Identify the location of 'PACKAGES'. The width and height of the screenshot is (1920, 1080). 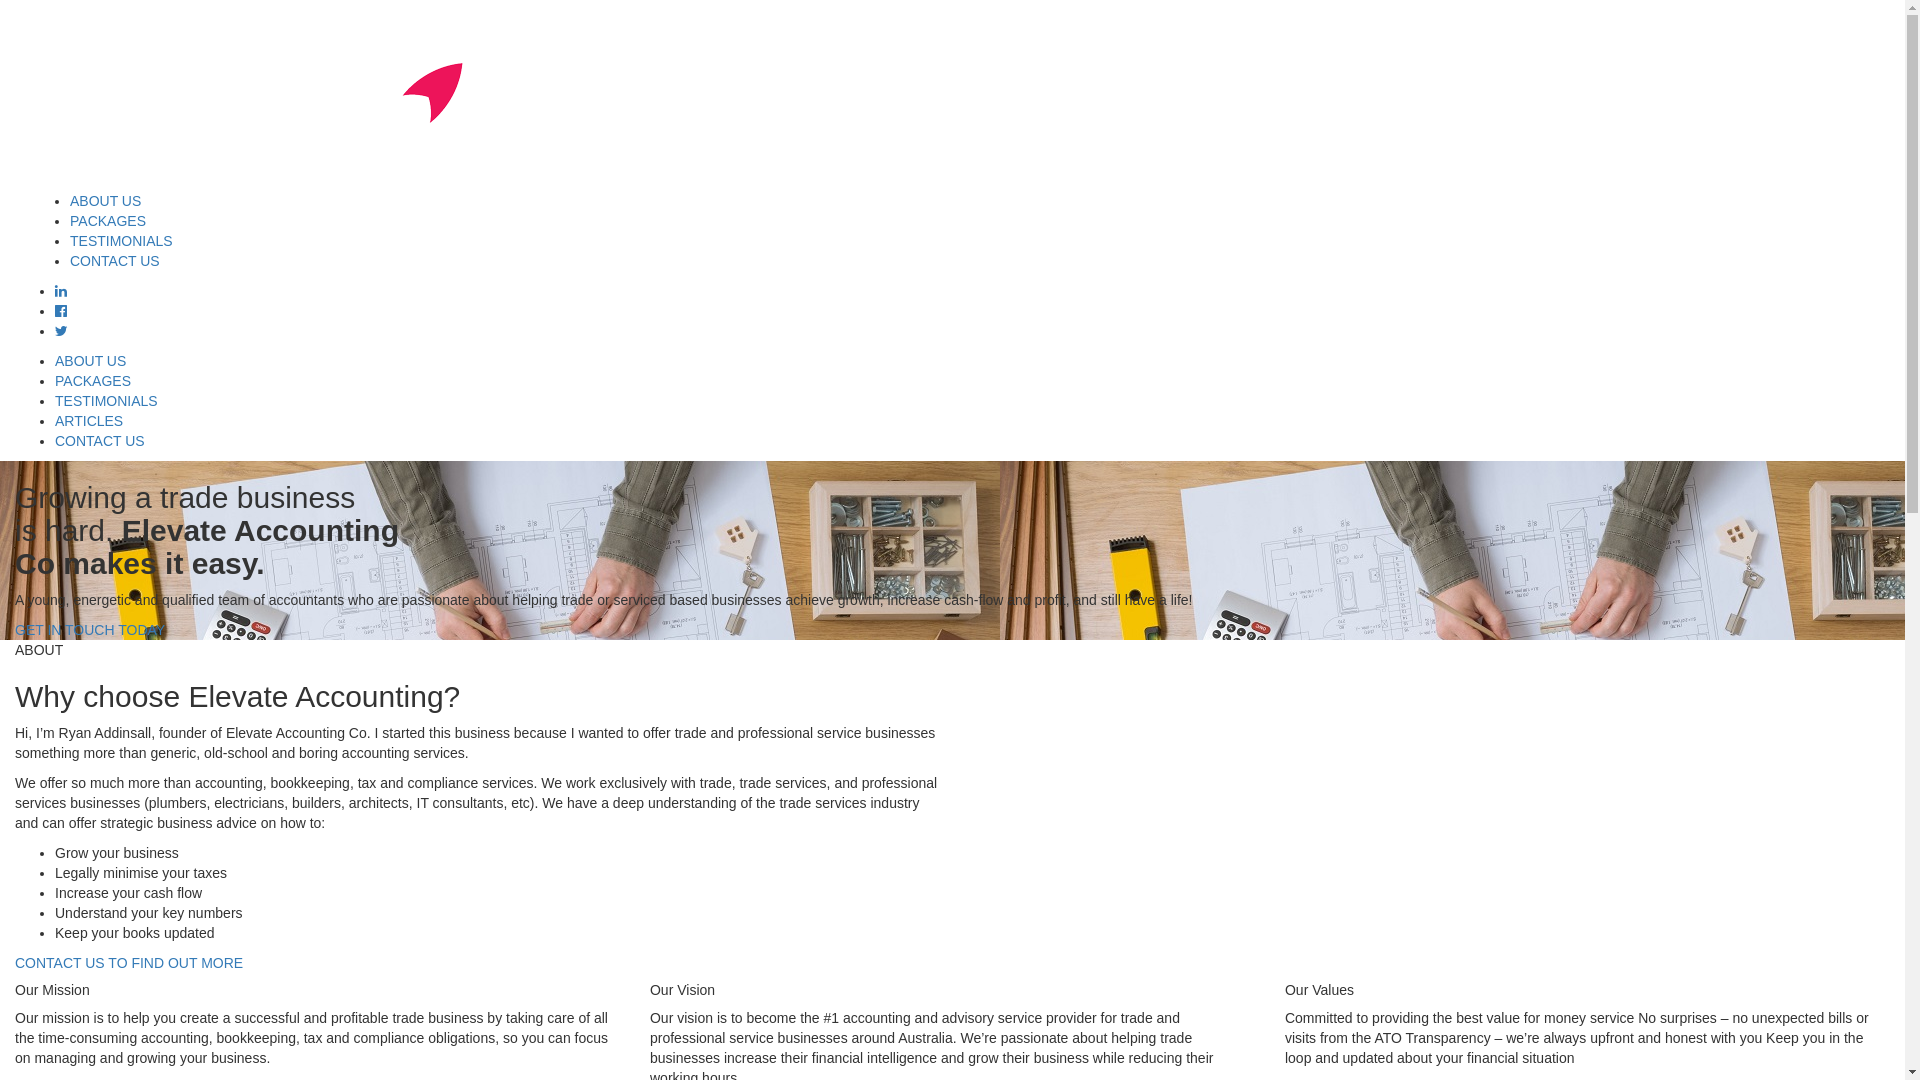
(106, 220).